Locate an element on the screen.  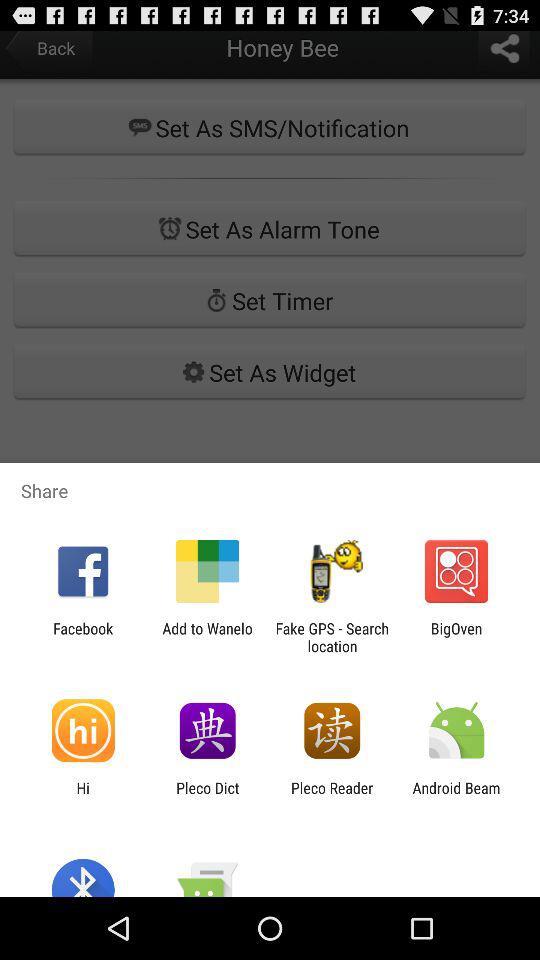
the pleco dict app is located at coordinates (206, 796).